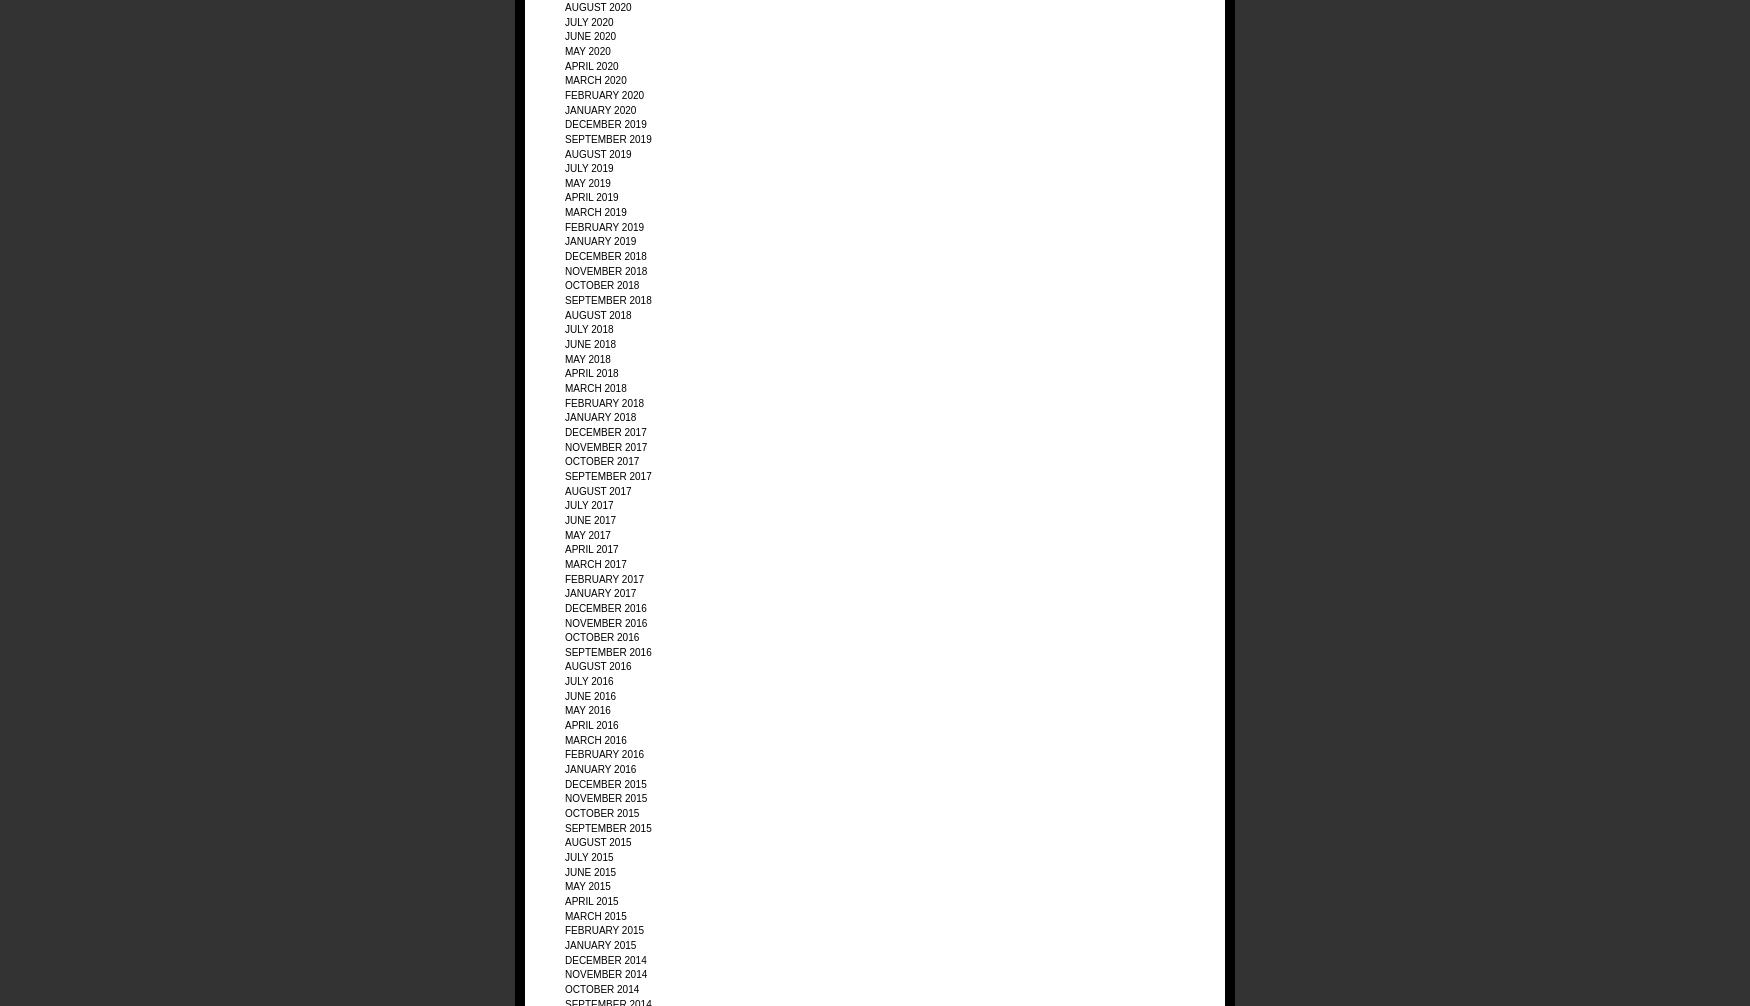 This screenshot has height=1006, width=1750. What do you see at coordinates (602, 284) in the screenshot?
I see `'October 2018'` at bounding box center [602, 284].